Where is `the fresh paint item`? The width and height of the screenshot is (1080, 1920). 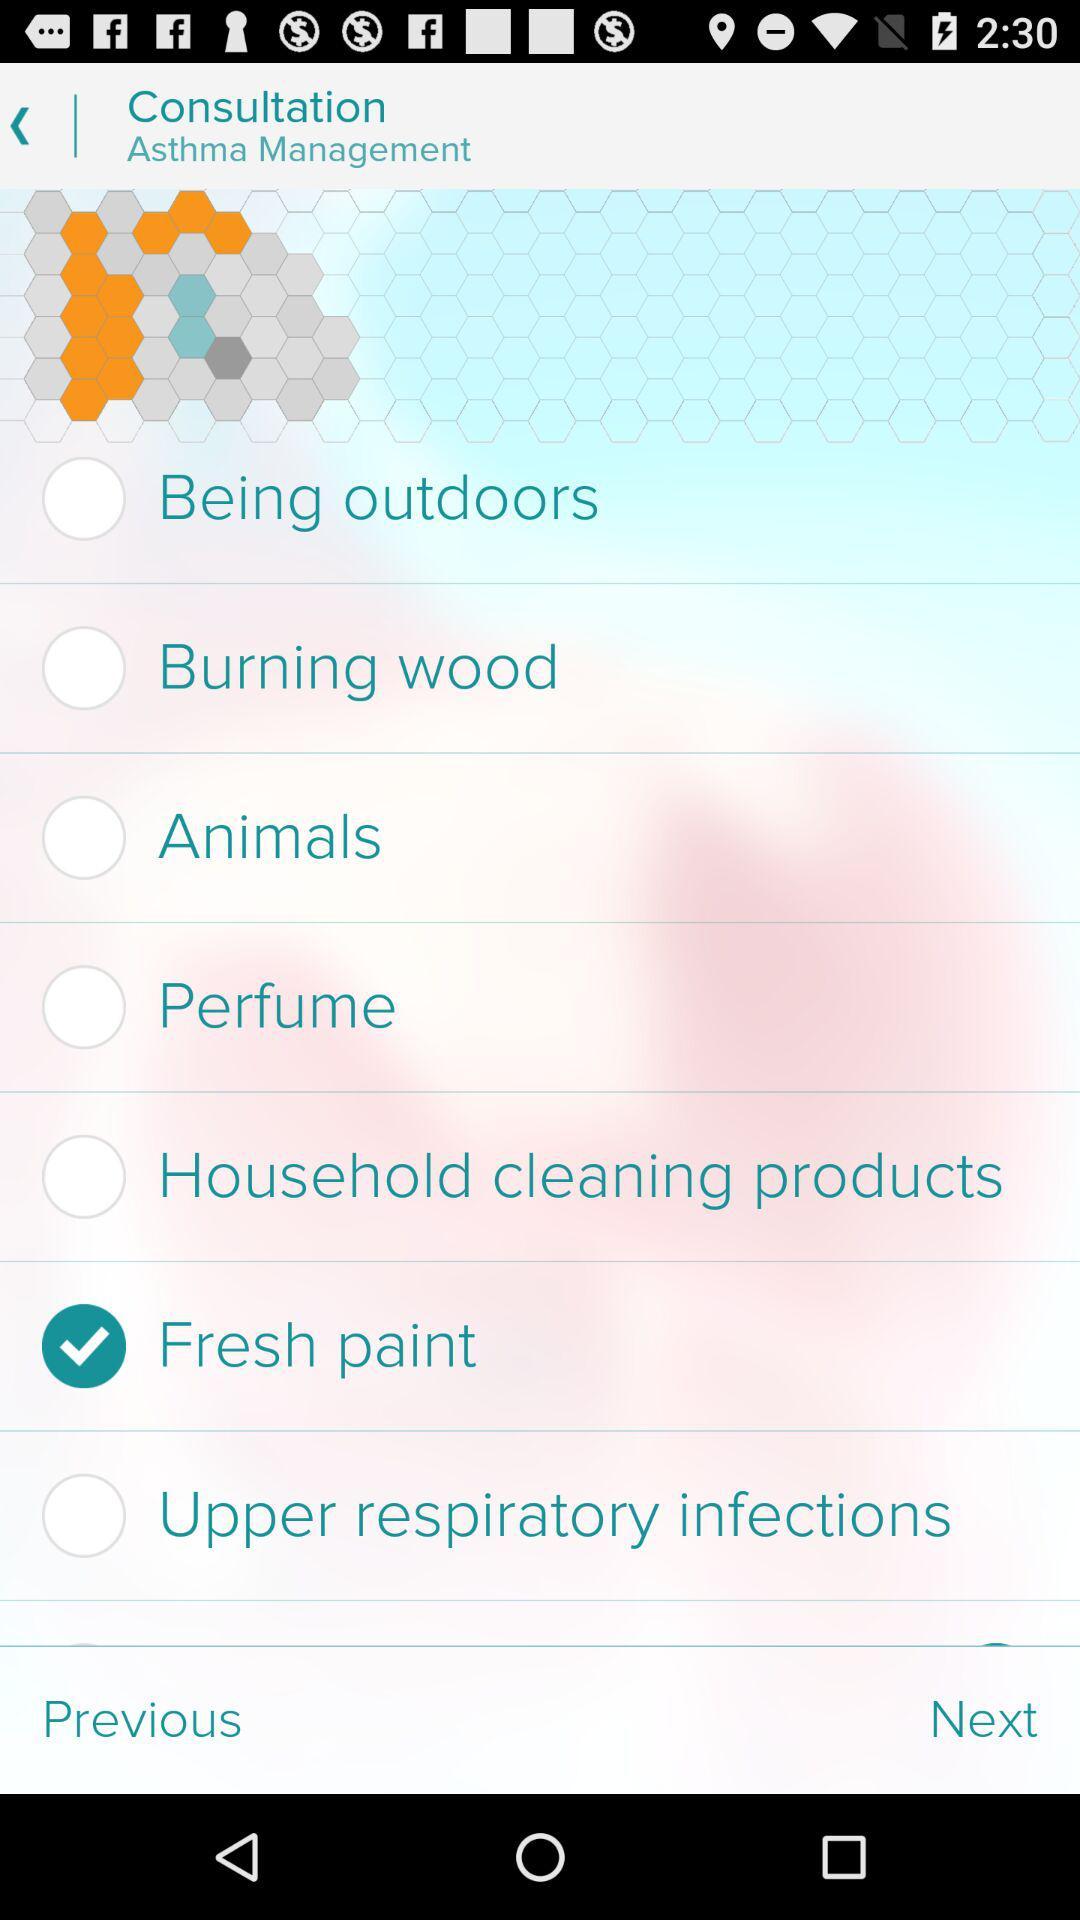 the fresh paint item is located at coordinates (533, 1346).